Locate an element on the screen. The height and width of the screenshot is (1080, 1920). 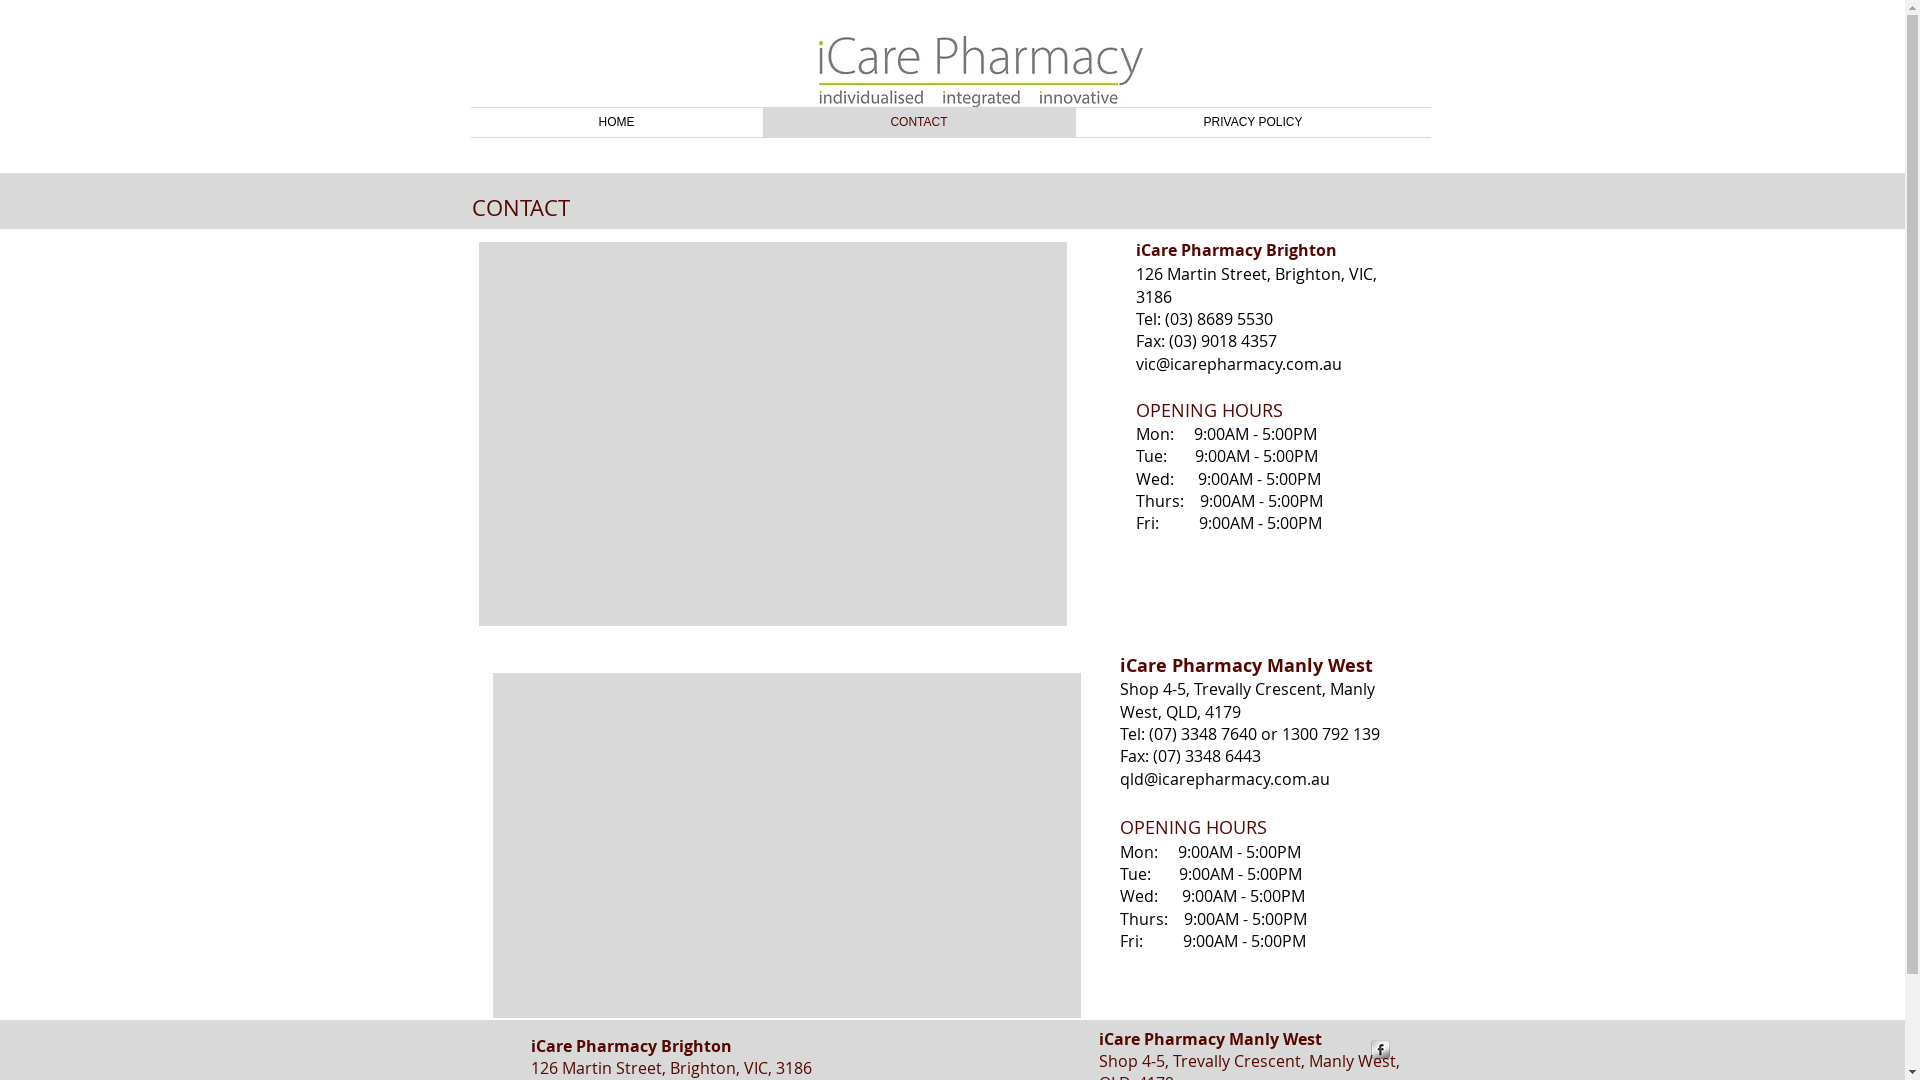
'CONTACT' is located at coordinates (917, 122).